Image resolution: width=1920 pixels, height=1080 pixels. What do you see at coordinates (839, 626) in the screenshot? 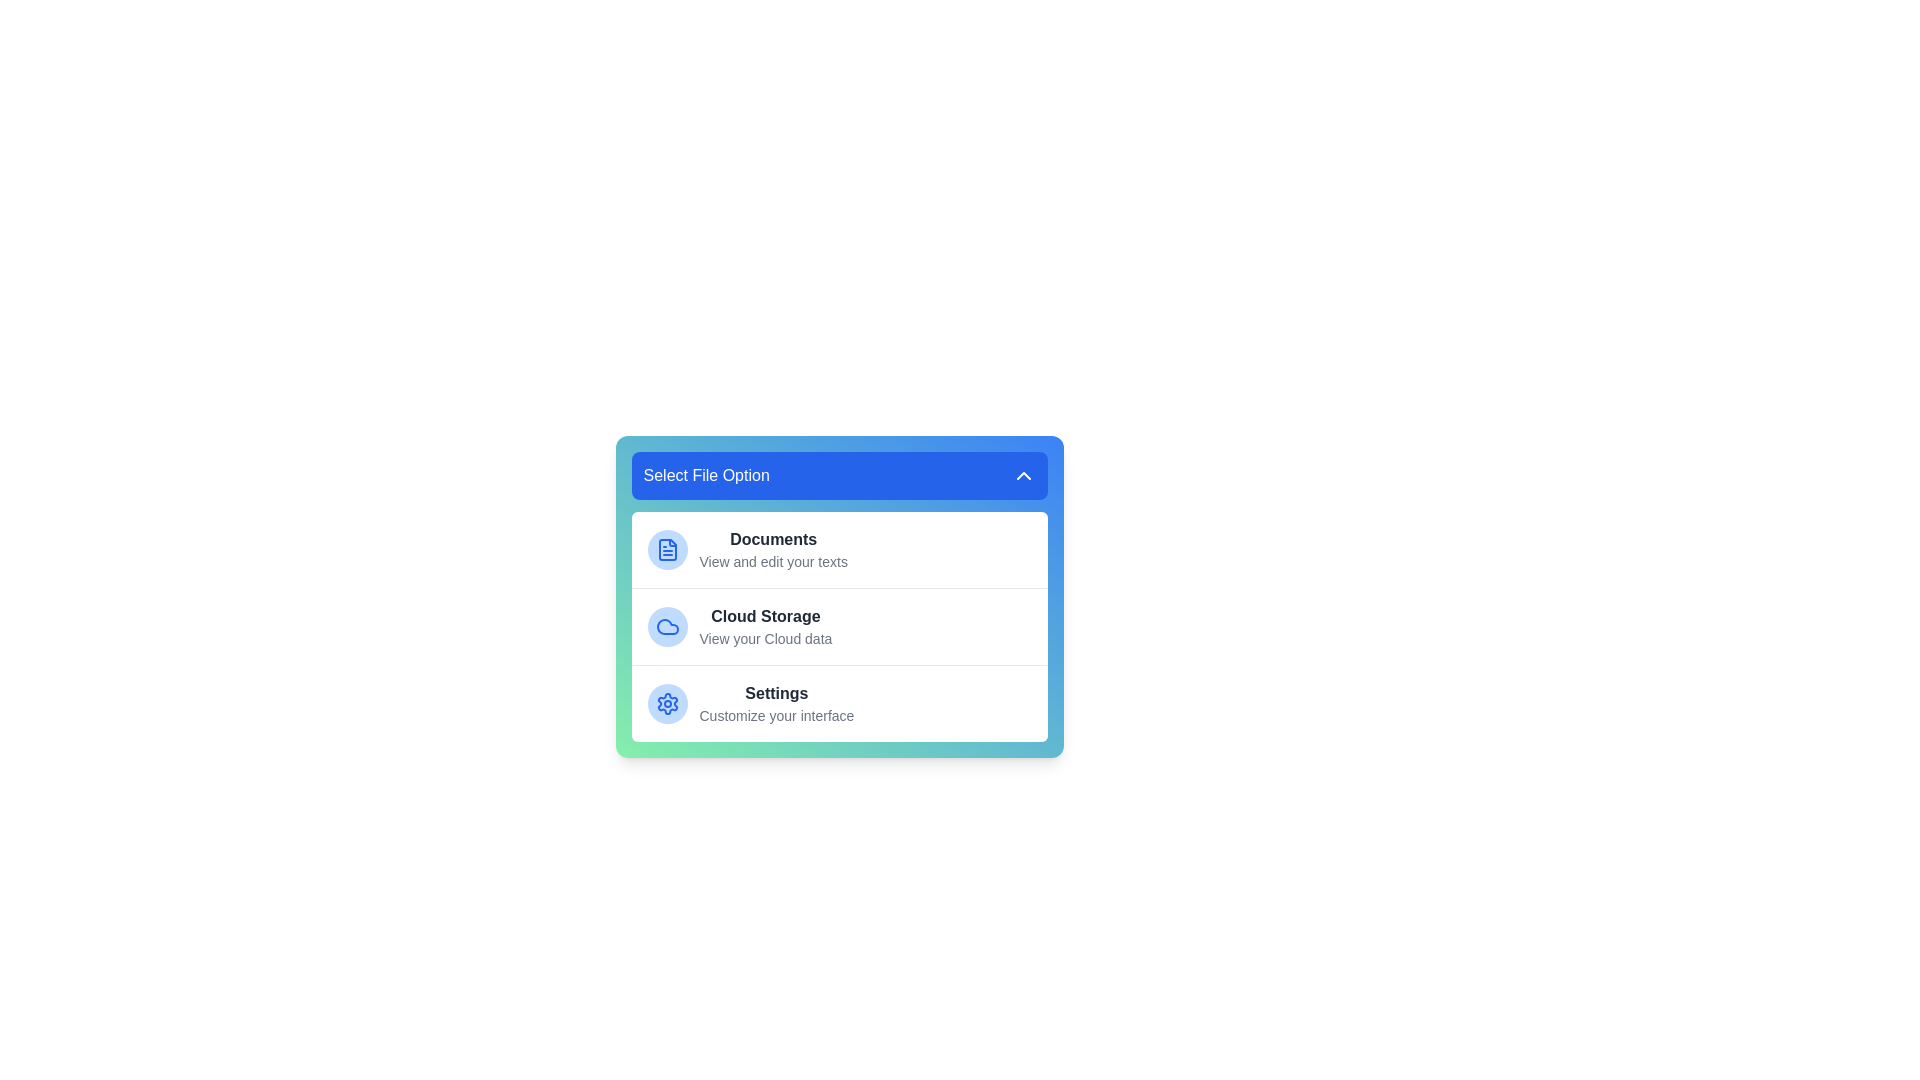
I see `the second menu item in the 'Select File Option' card` at bounding box center [839, 626].